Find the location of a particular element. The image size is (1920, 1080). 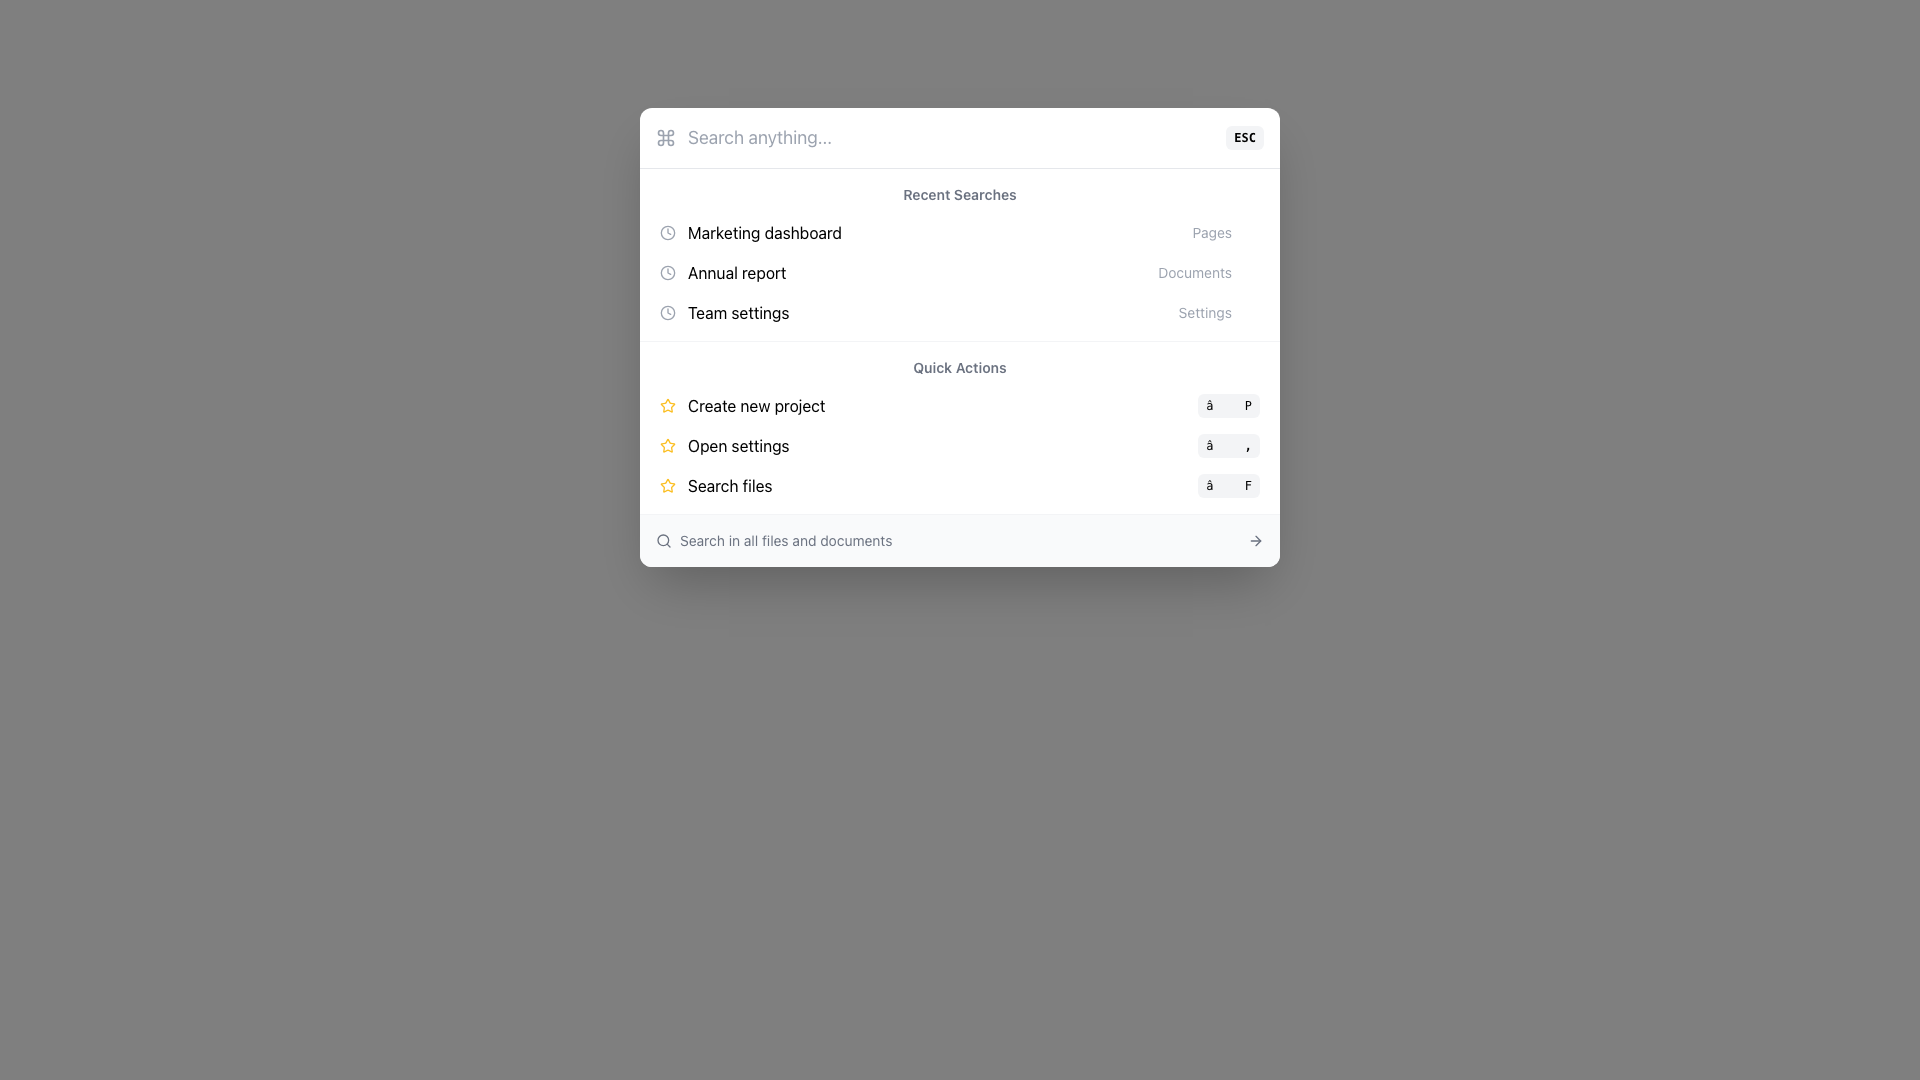

the minimalist clock icon located to the left of the 'Team settings' label in the 'Recent Searches' section is located at coordinates (667, 312).